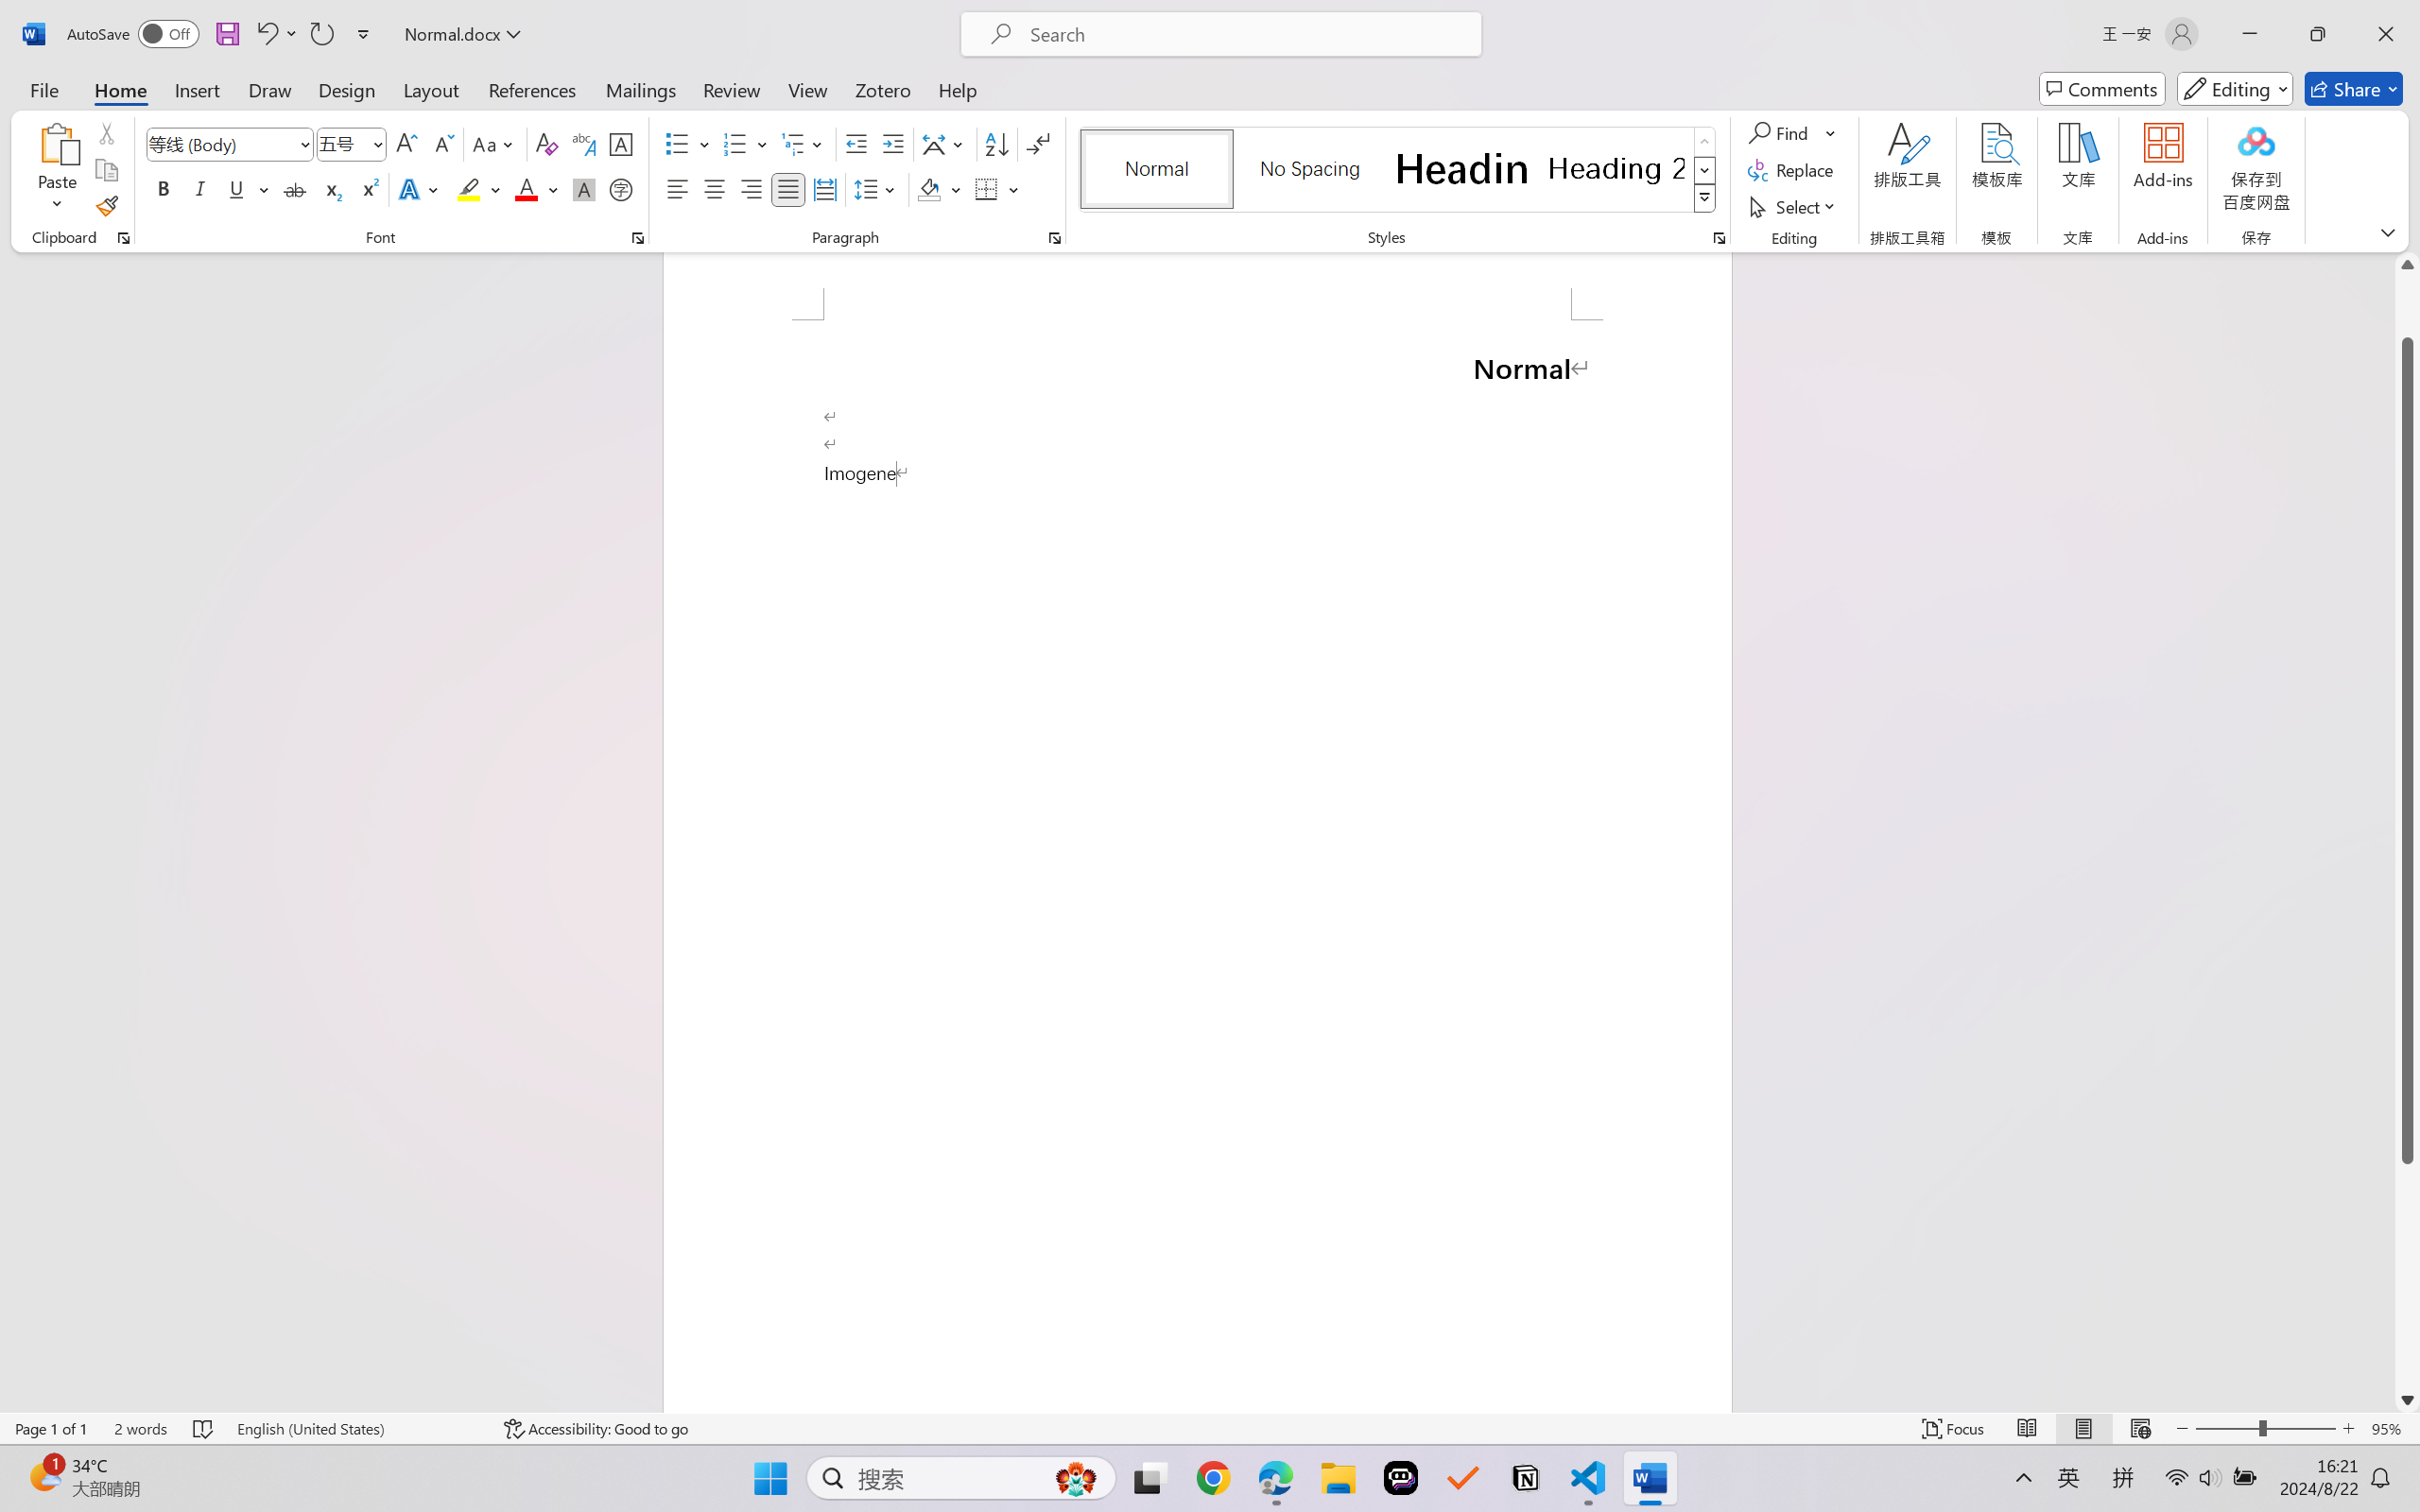 The height and width of the screenshot is (1512, 2420). Describe the element at coordinates (752, 188) in the screenshot. I see `'Align Right'` at that location.